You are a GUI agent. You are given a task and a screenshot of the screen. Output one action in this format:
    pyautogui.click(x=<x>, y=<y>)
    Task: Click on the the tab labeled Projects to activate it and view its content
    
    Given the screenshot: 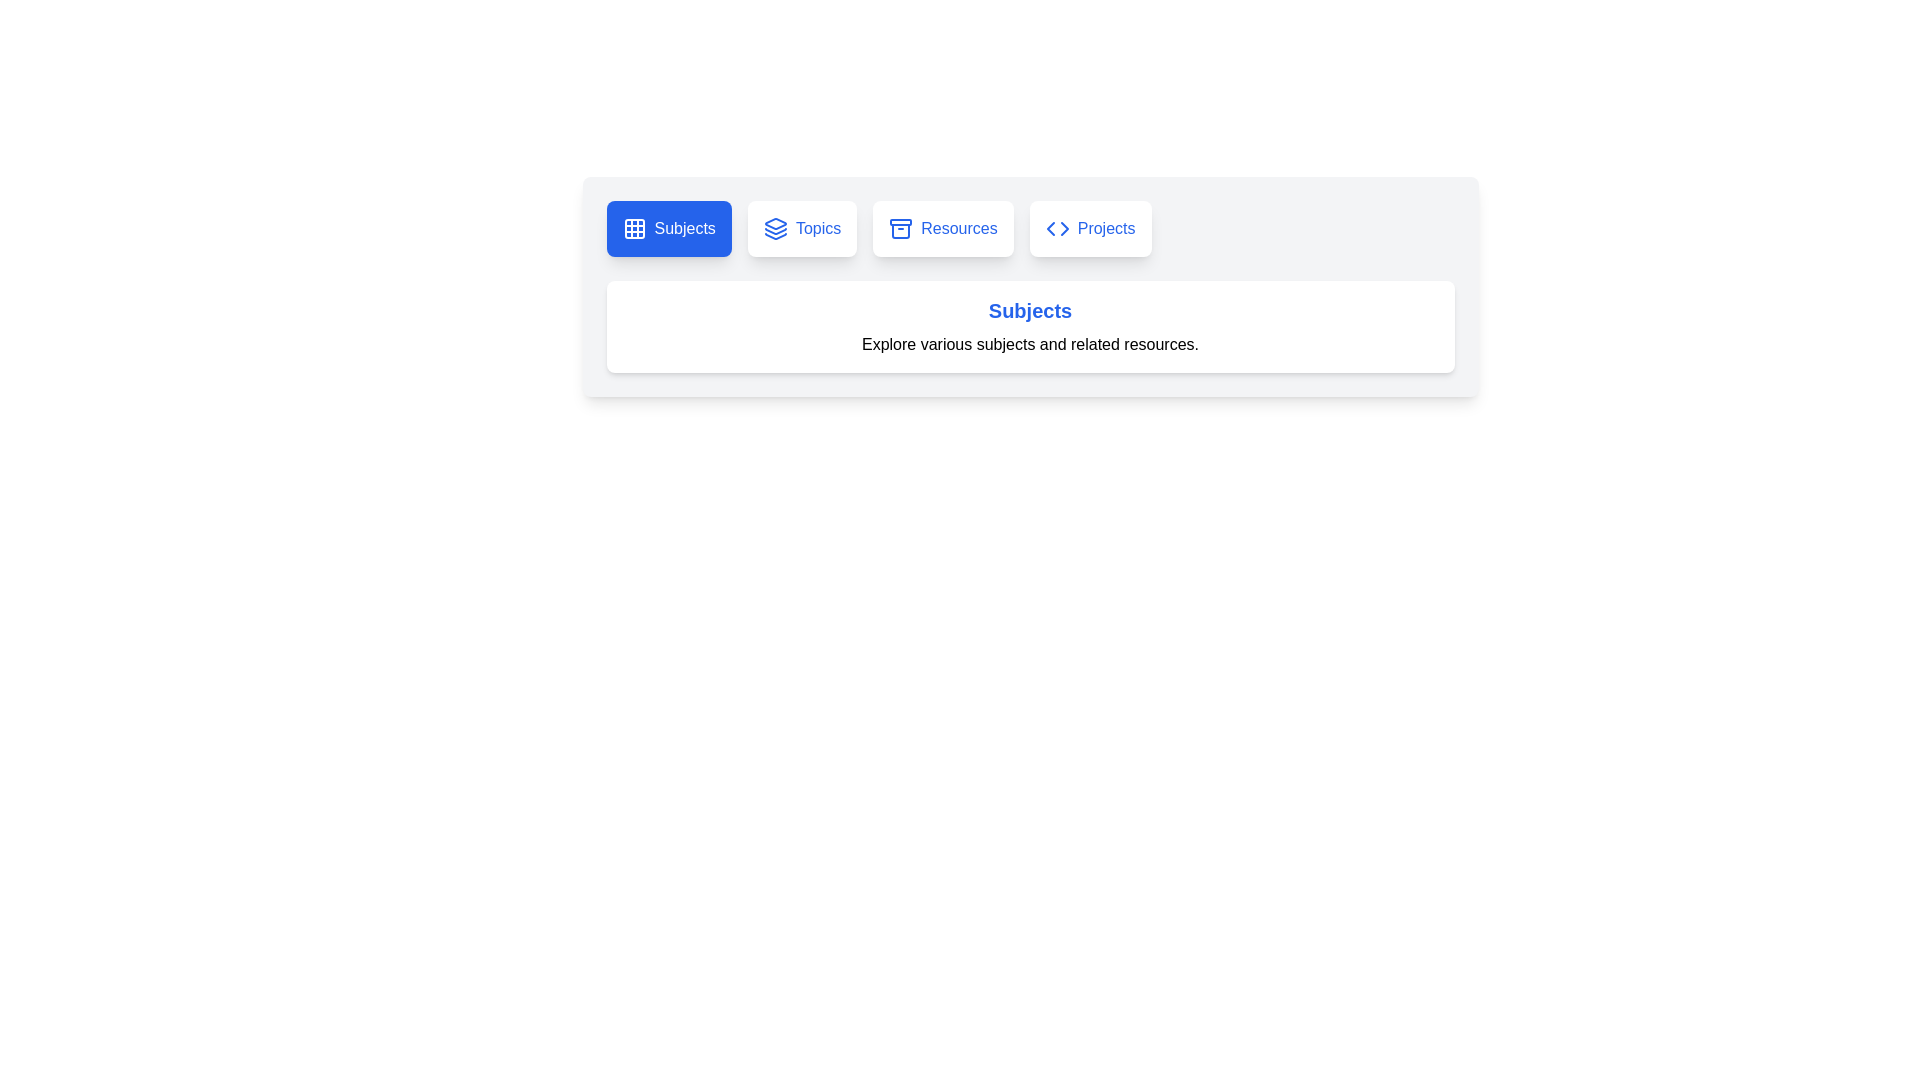 What is the action you would take?
    pyautogui.click(x=1089, y=227)
    